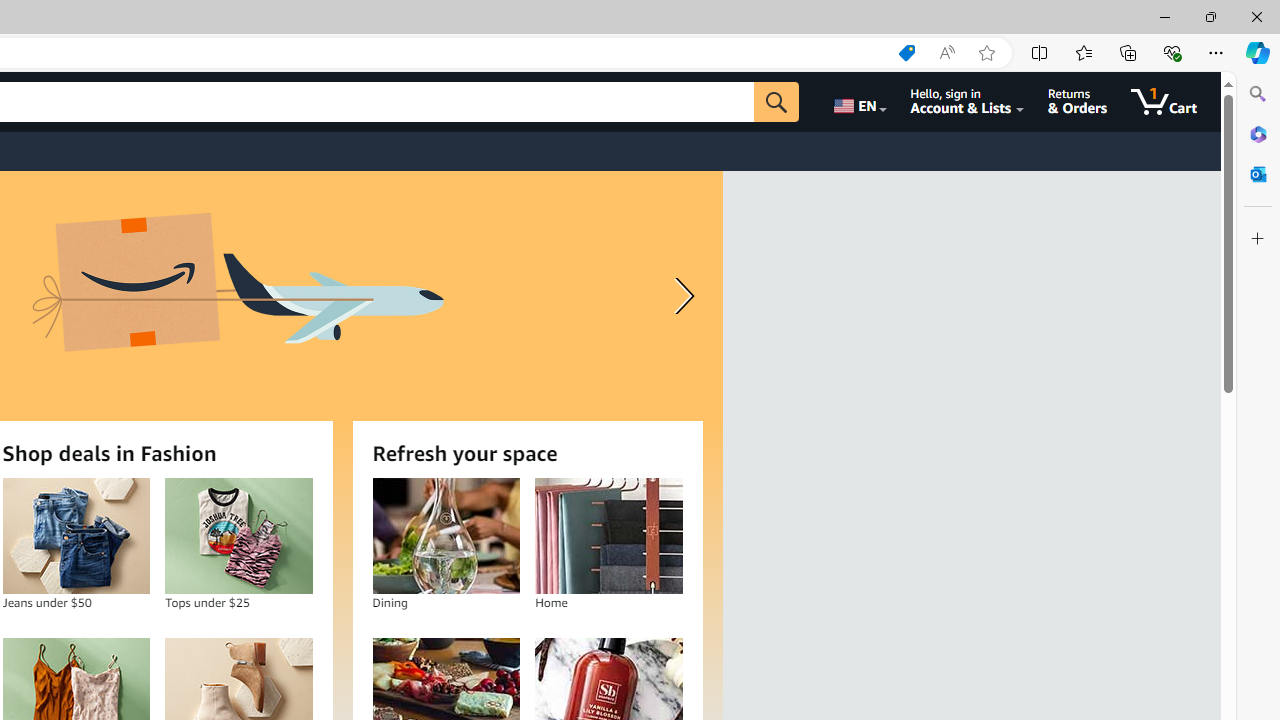 This screenshot has width=1280, height=720. Describe the element at coordinates (1257, 173) in the screenshot. I see `'Outlook'` at that location.